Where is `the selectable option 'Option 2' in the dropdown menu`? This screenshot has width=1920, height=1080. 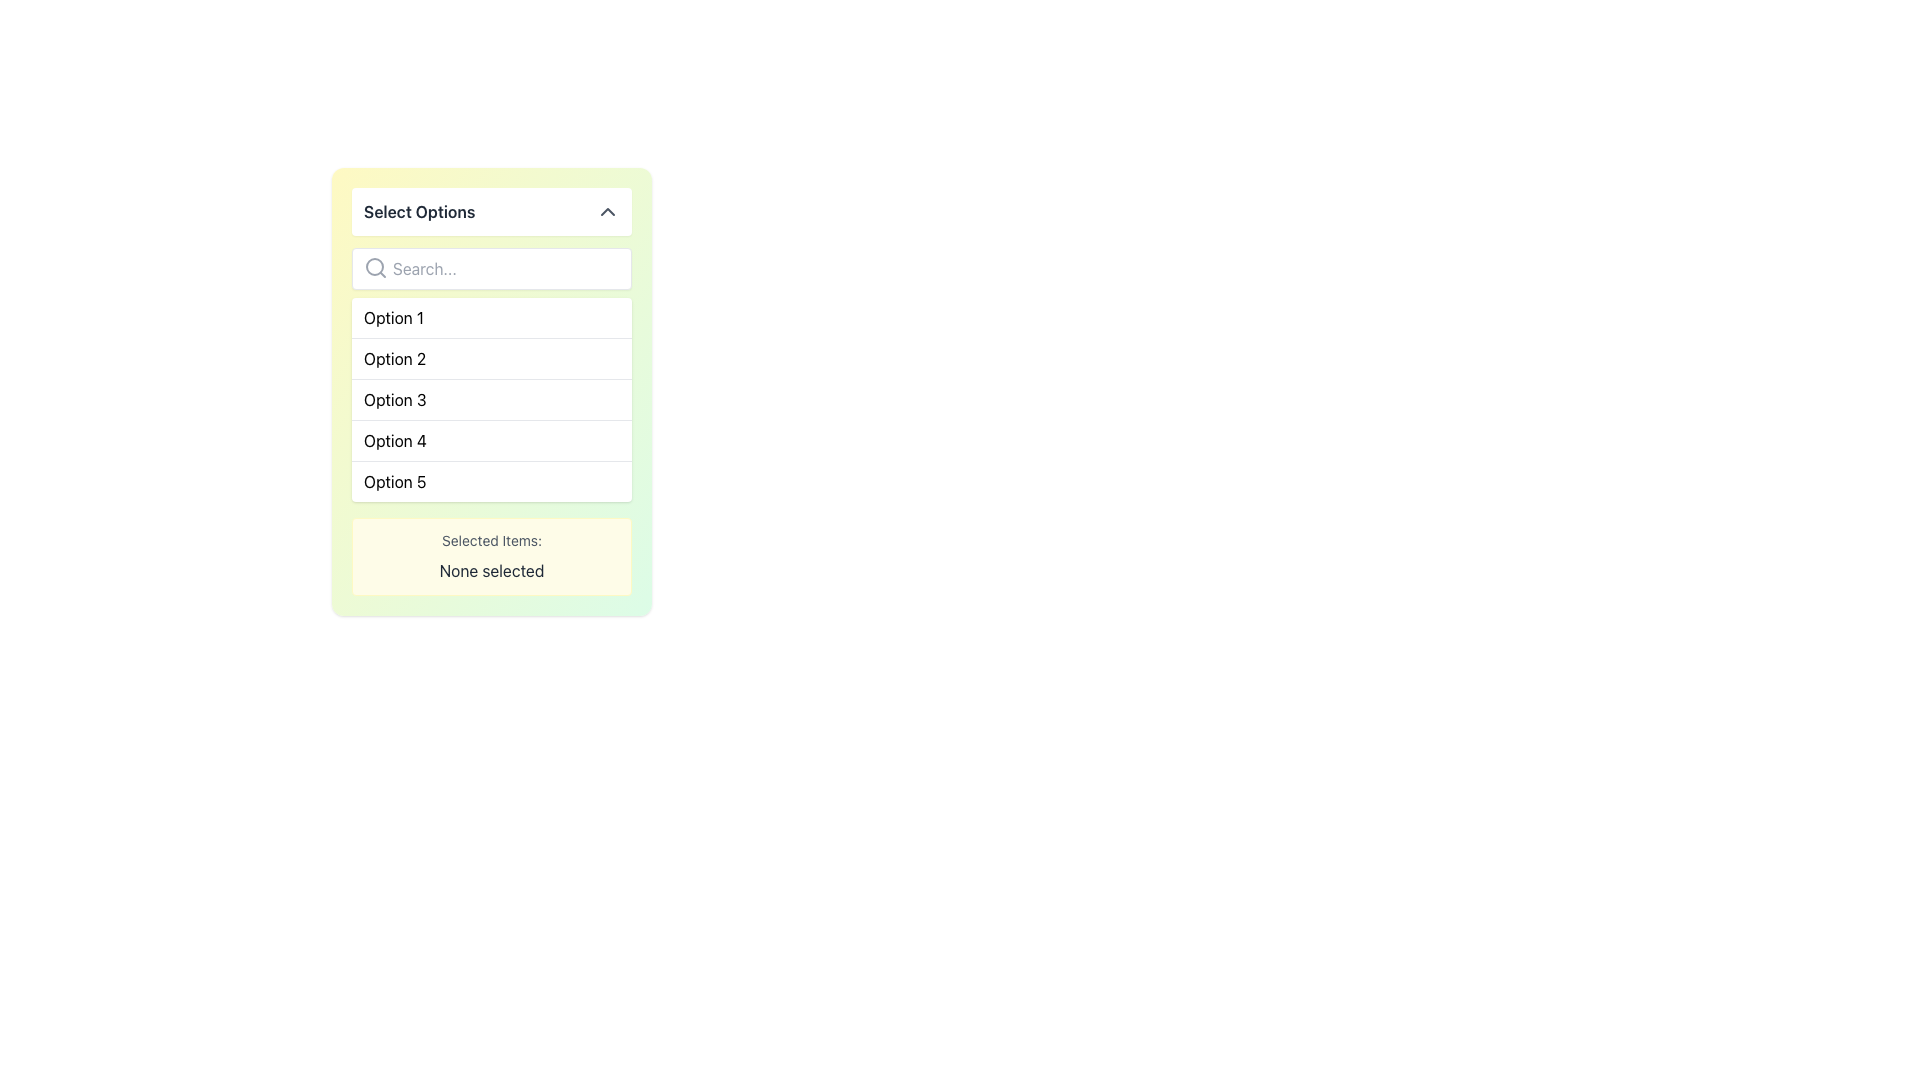 the selectable option 'Option 2' in the dropdown menu is located at coordinates (395, 357).